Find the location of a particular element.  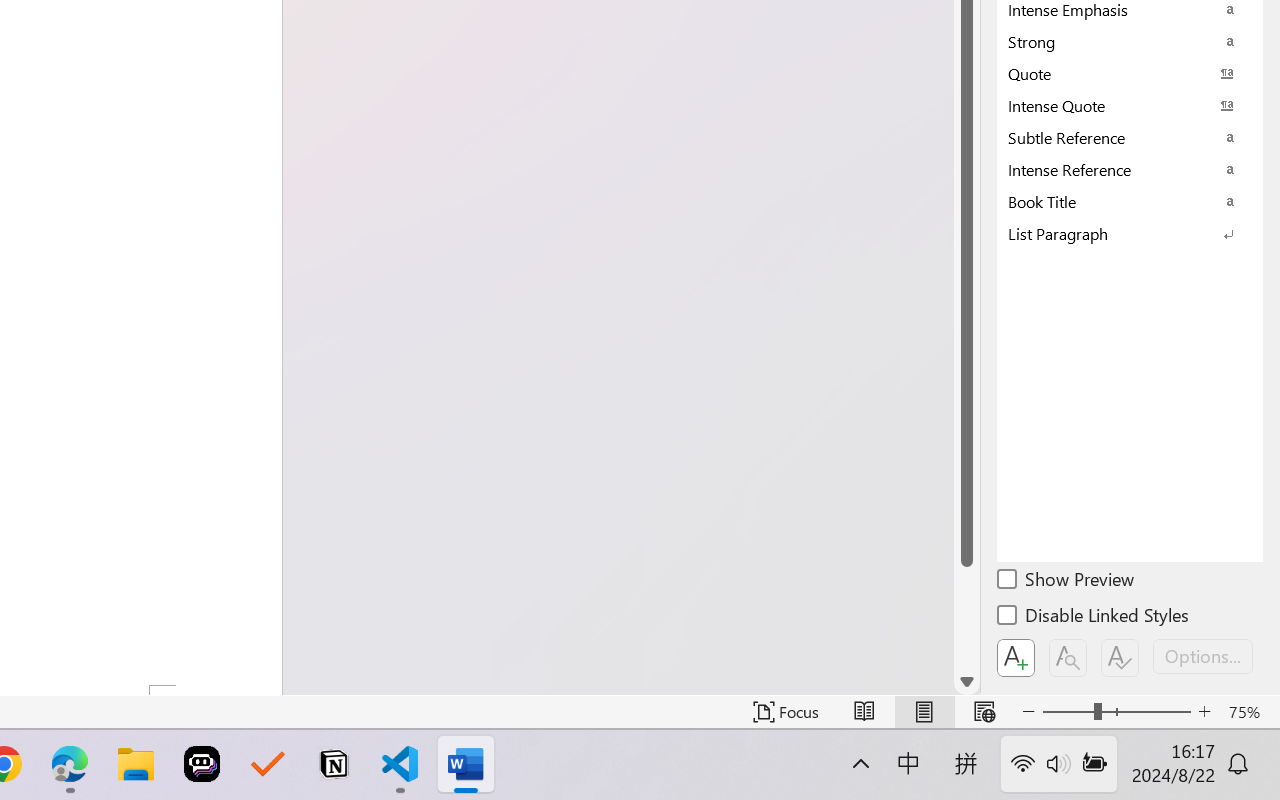

'Disable Linked Styles' is located at coordinates (1094, 618).